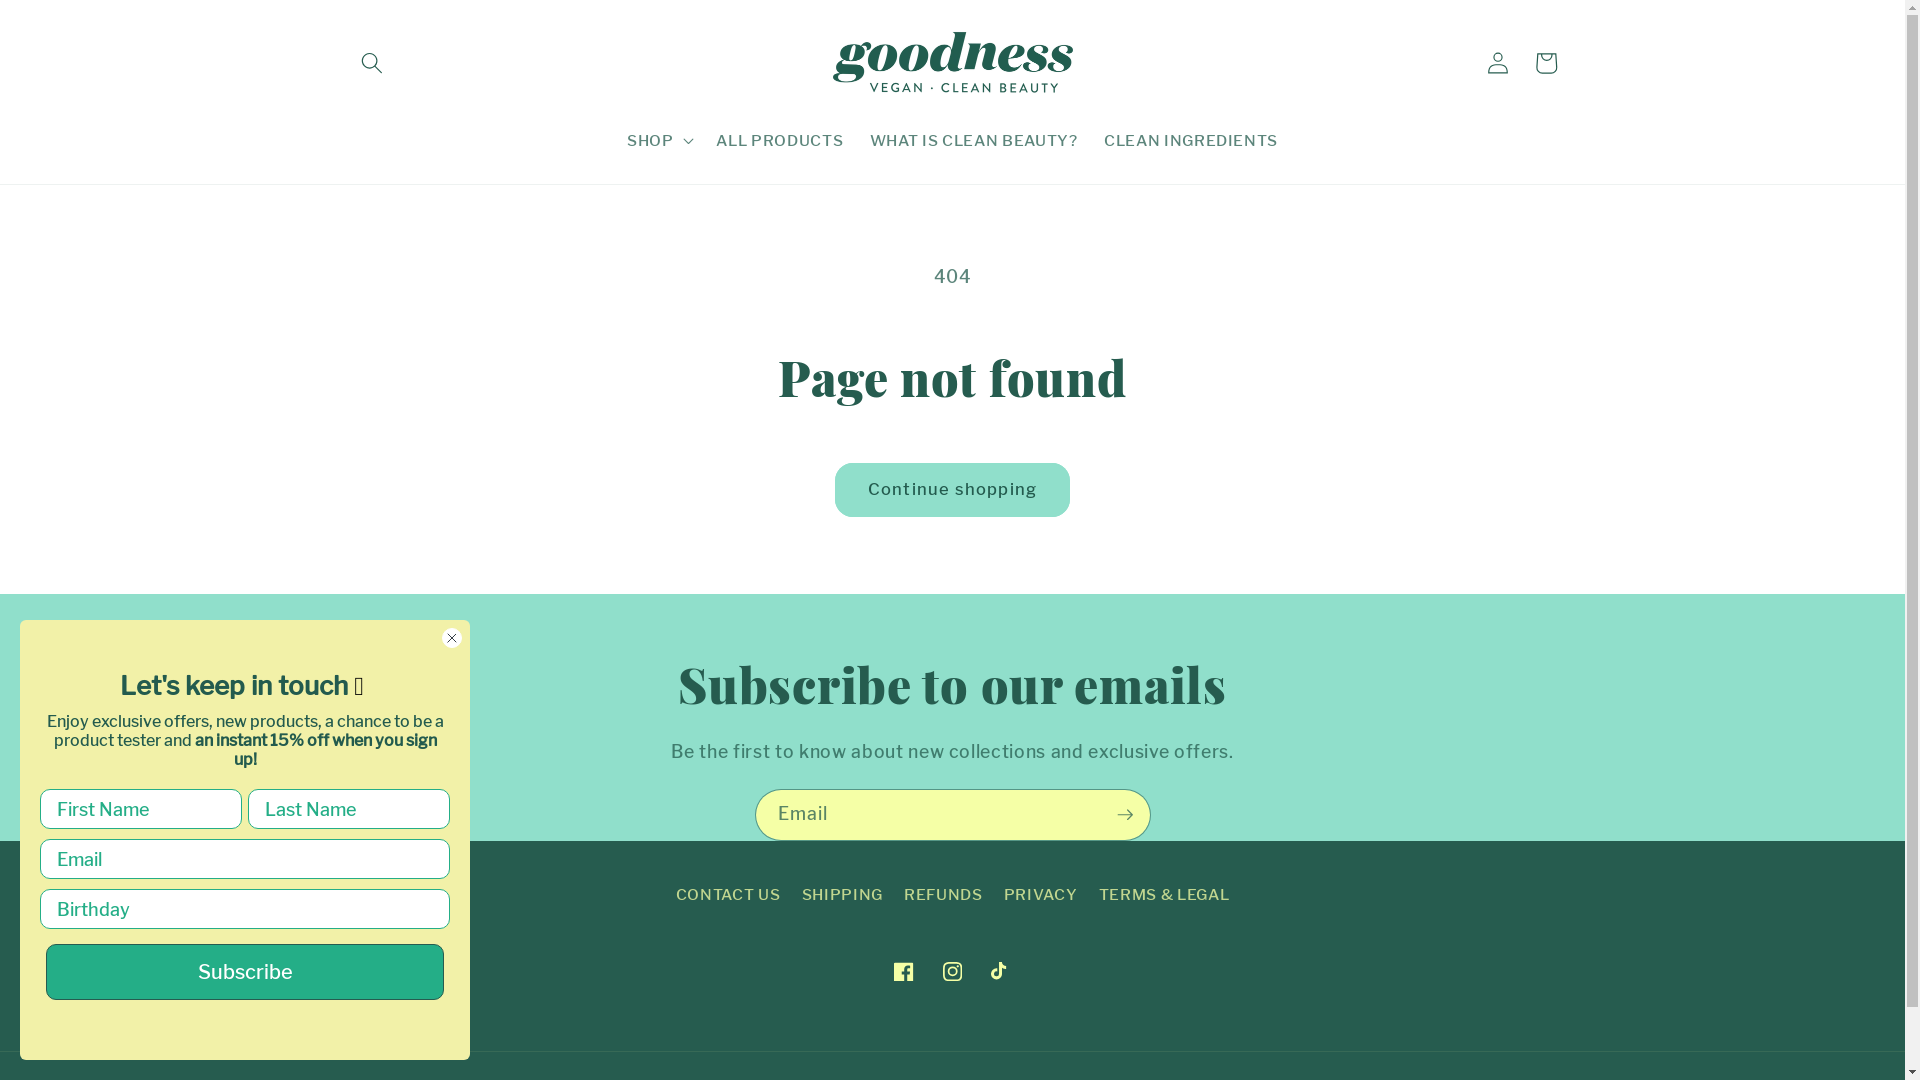  I want to click on 'Cart', so click(1544, 61).